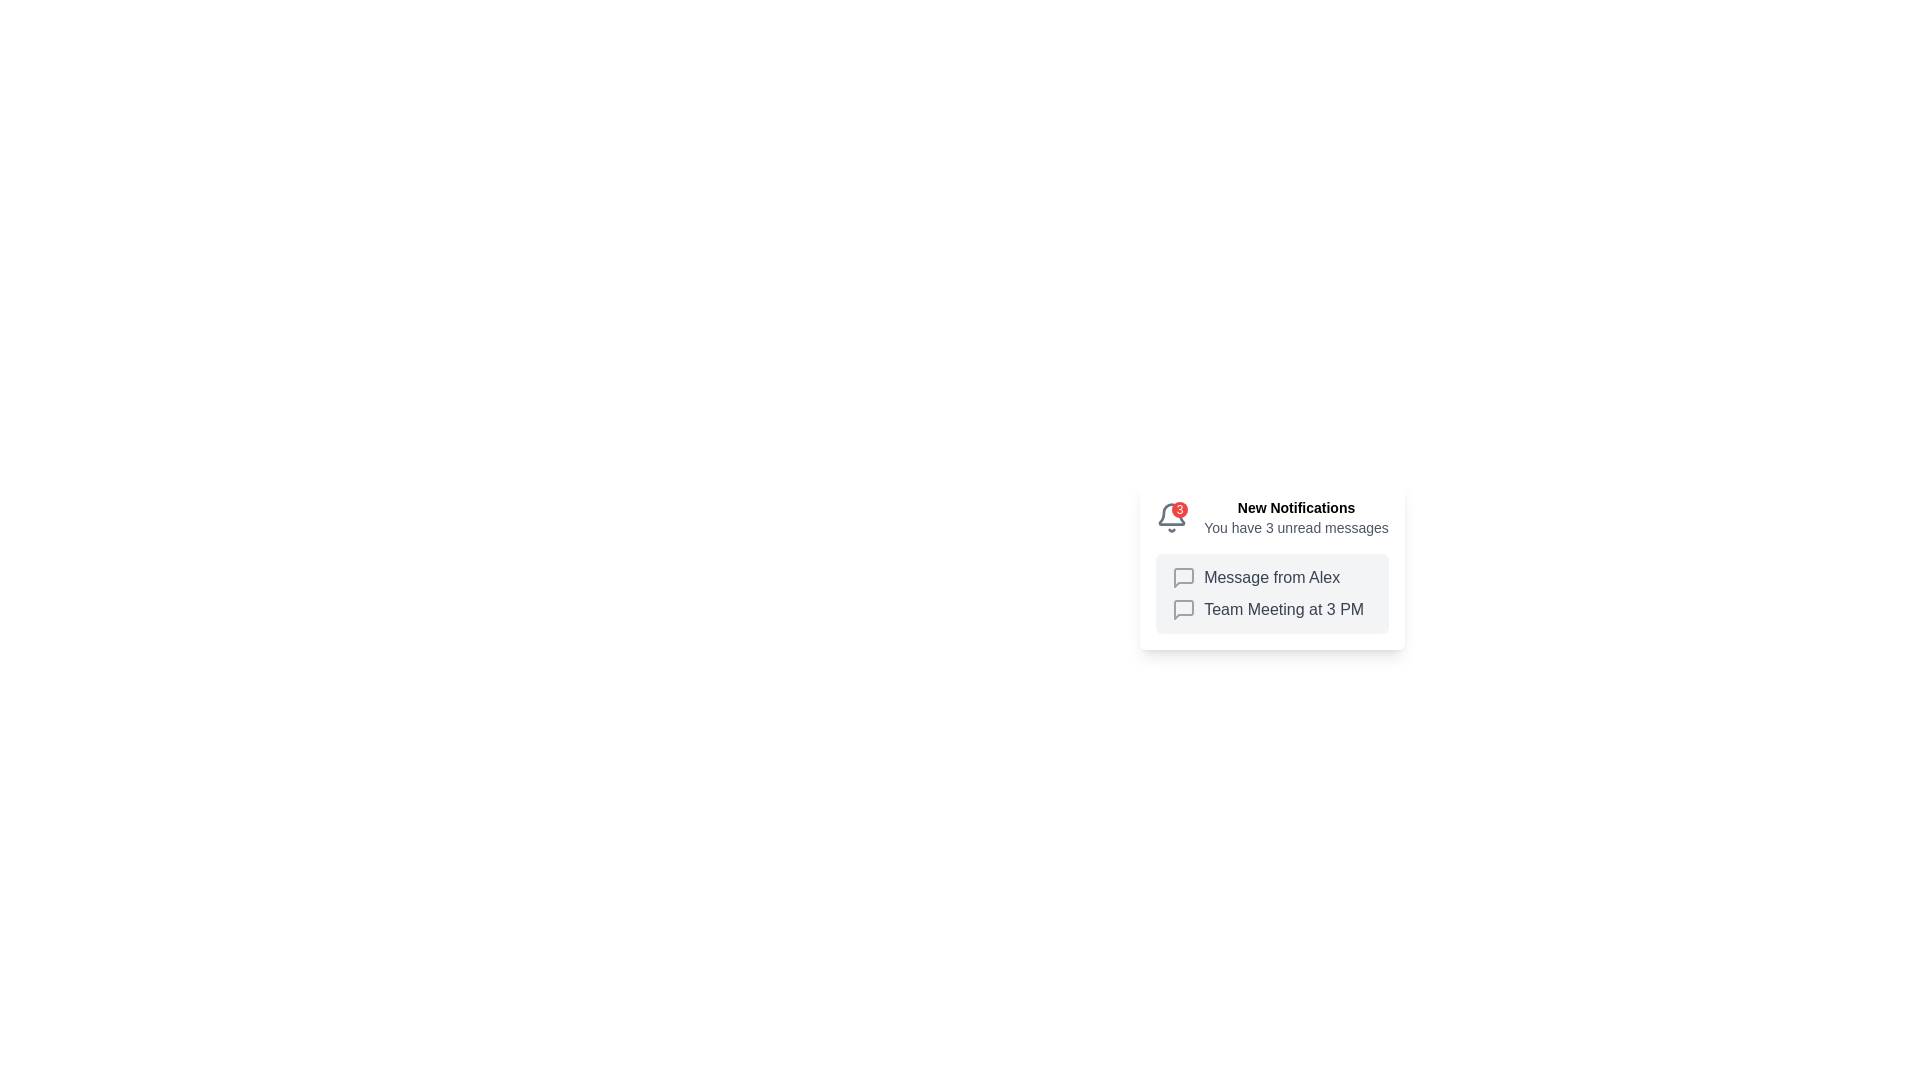  I want to click on each notification in the Notification Card, which serves as a notification hub for new messages or events, so click(1271, 566).